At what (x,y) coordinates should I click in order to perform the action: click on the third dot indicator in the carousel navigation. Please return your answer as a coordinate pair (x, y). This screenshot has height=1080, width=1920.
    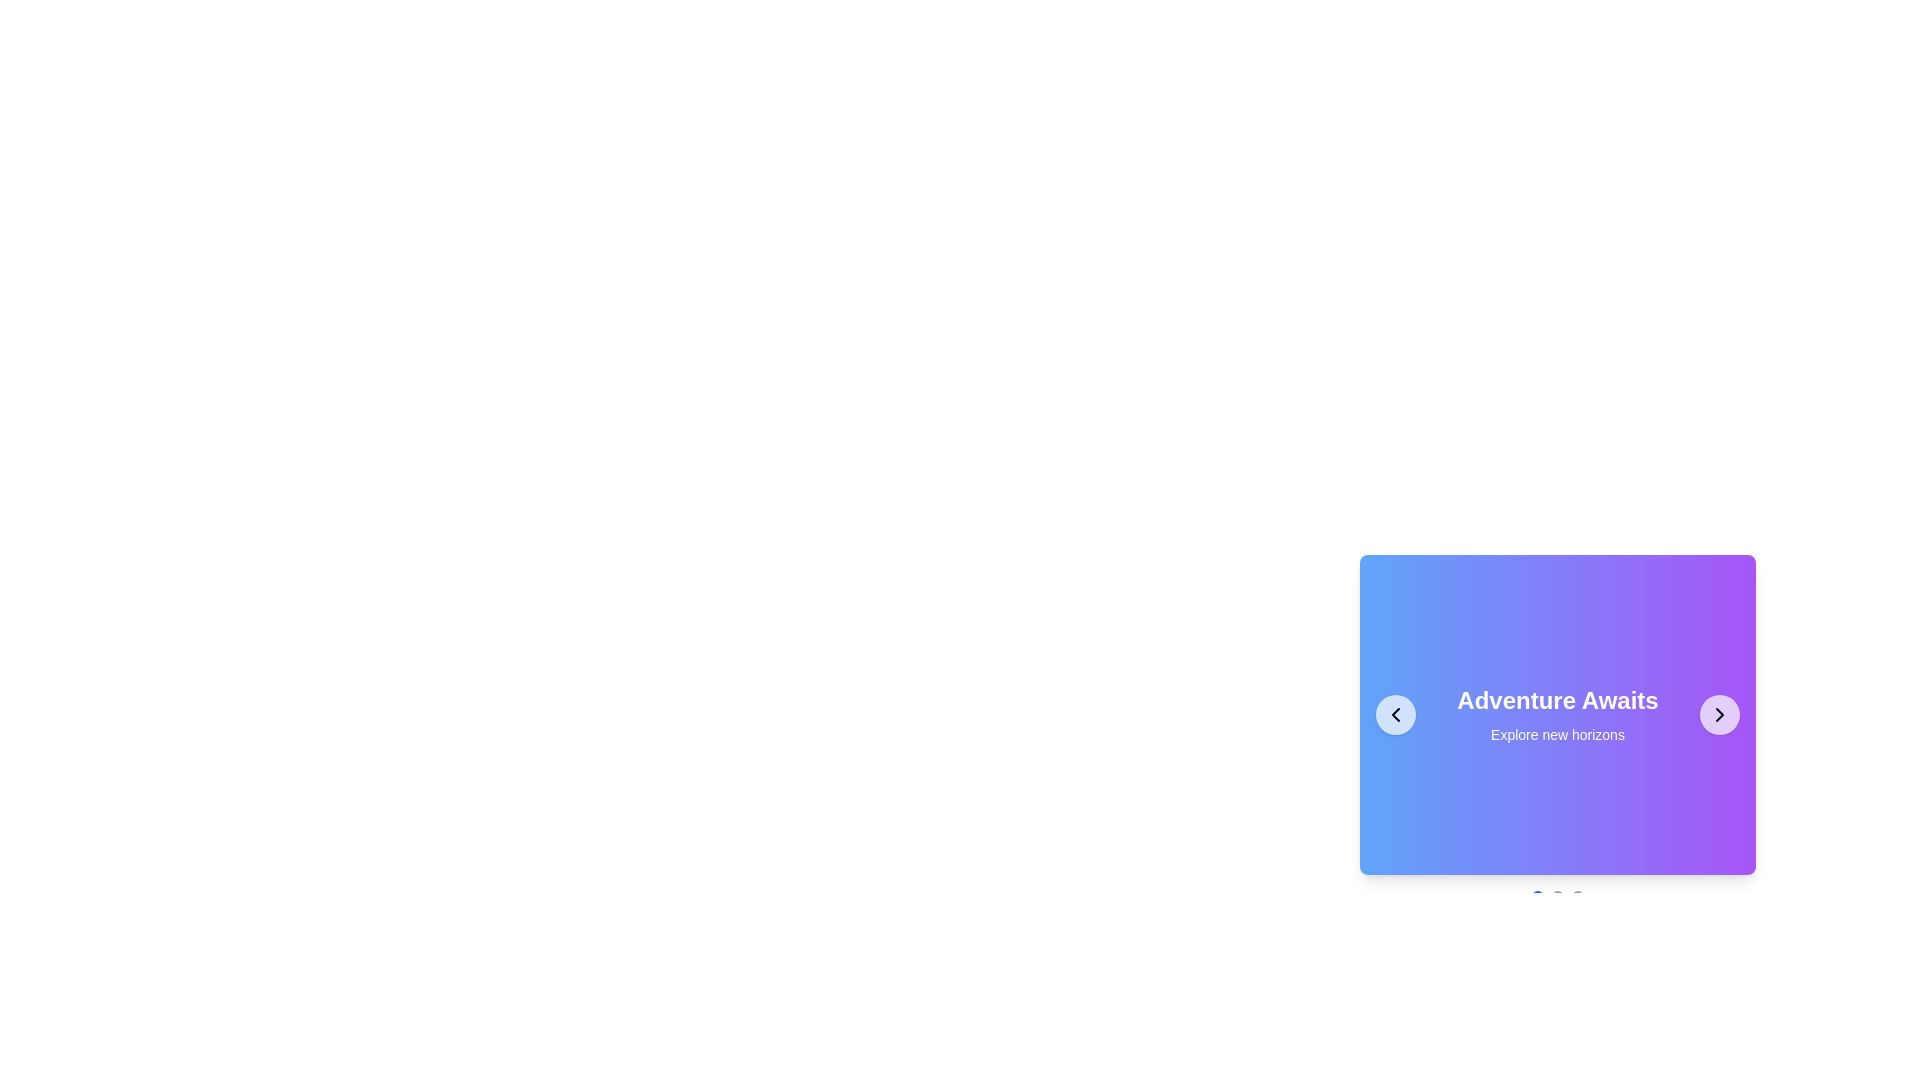
    Looking at the image, I should click on (1577, 896).